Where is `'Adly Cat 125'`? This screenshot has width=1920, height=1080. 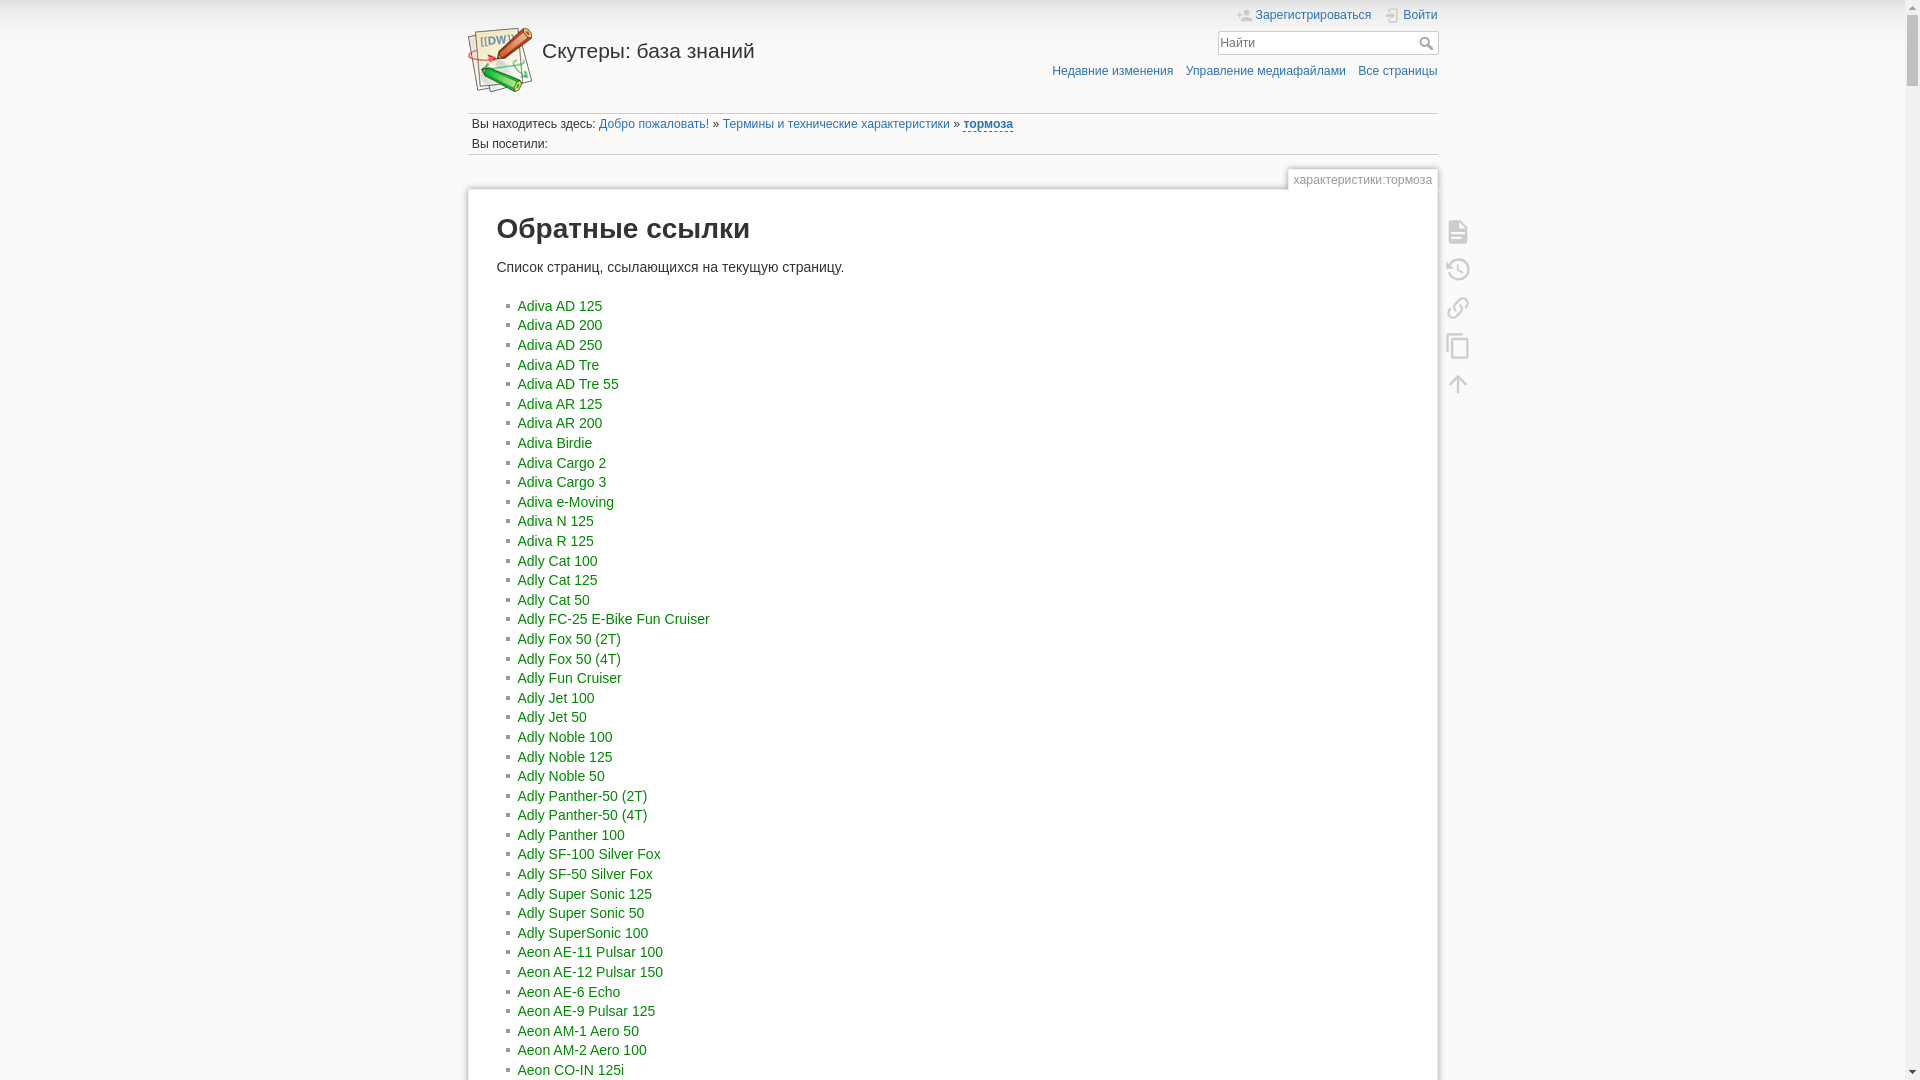
'Adly Cat 125' is located at coordinates (557, 579).